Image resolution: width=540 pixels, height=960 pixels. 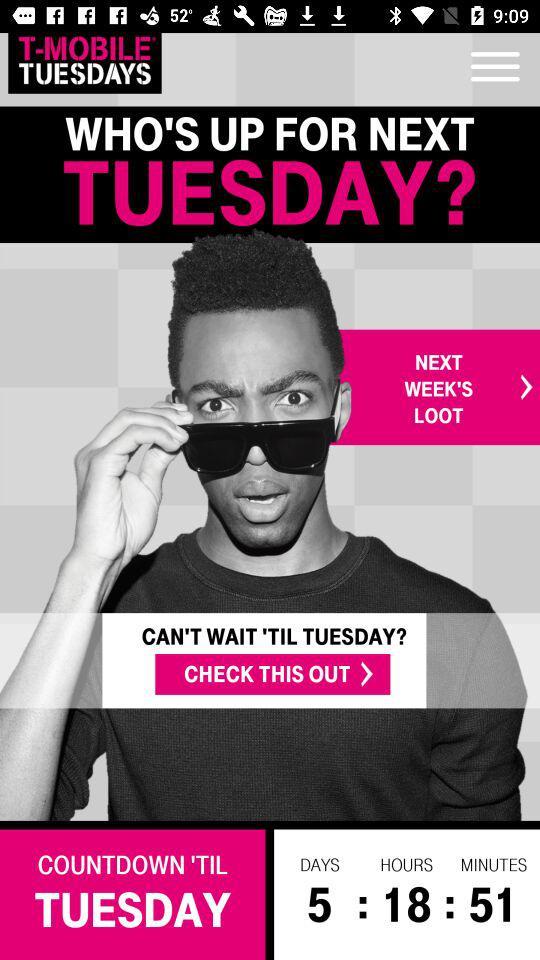 What do you see at coordinates (83, 59) in the screenshot?
I see `icon above who s up` at bounding box center [83, 59].